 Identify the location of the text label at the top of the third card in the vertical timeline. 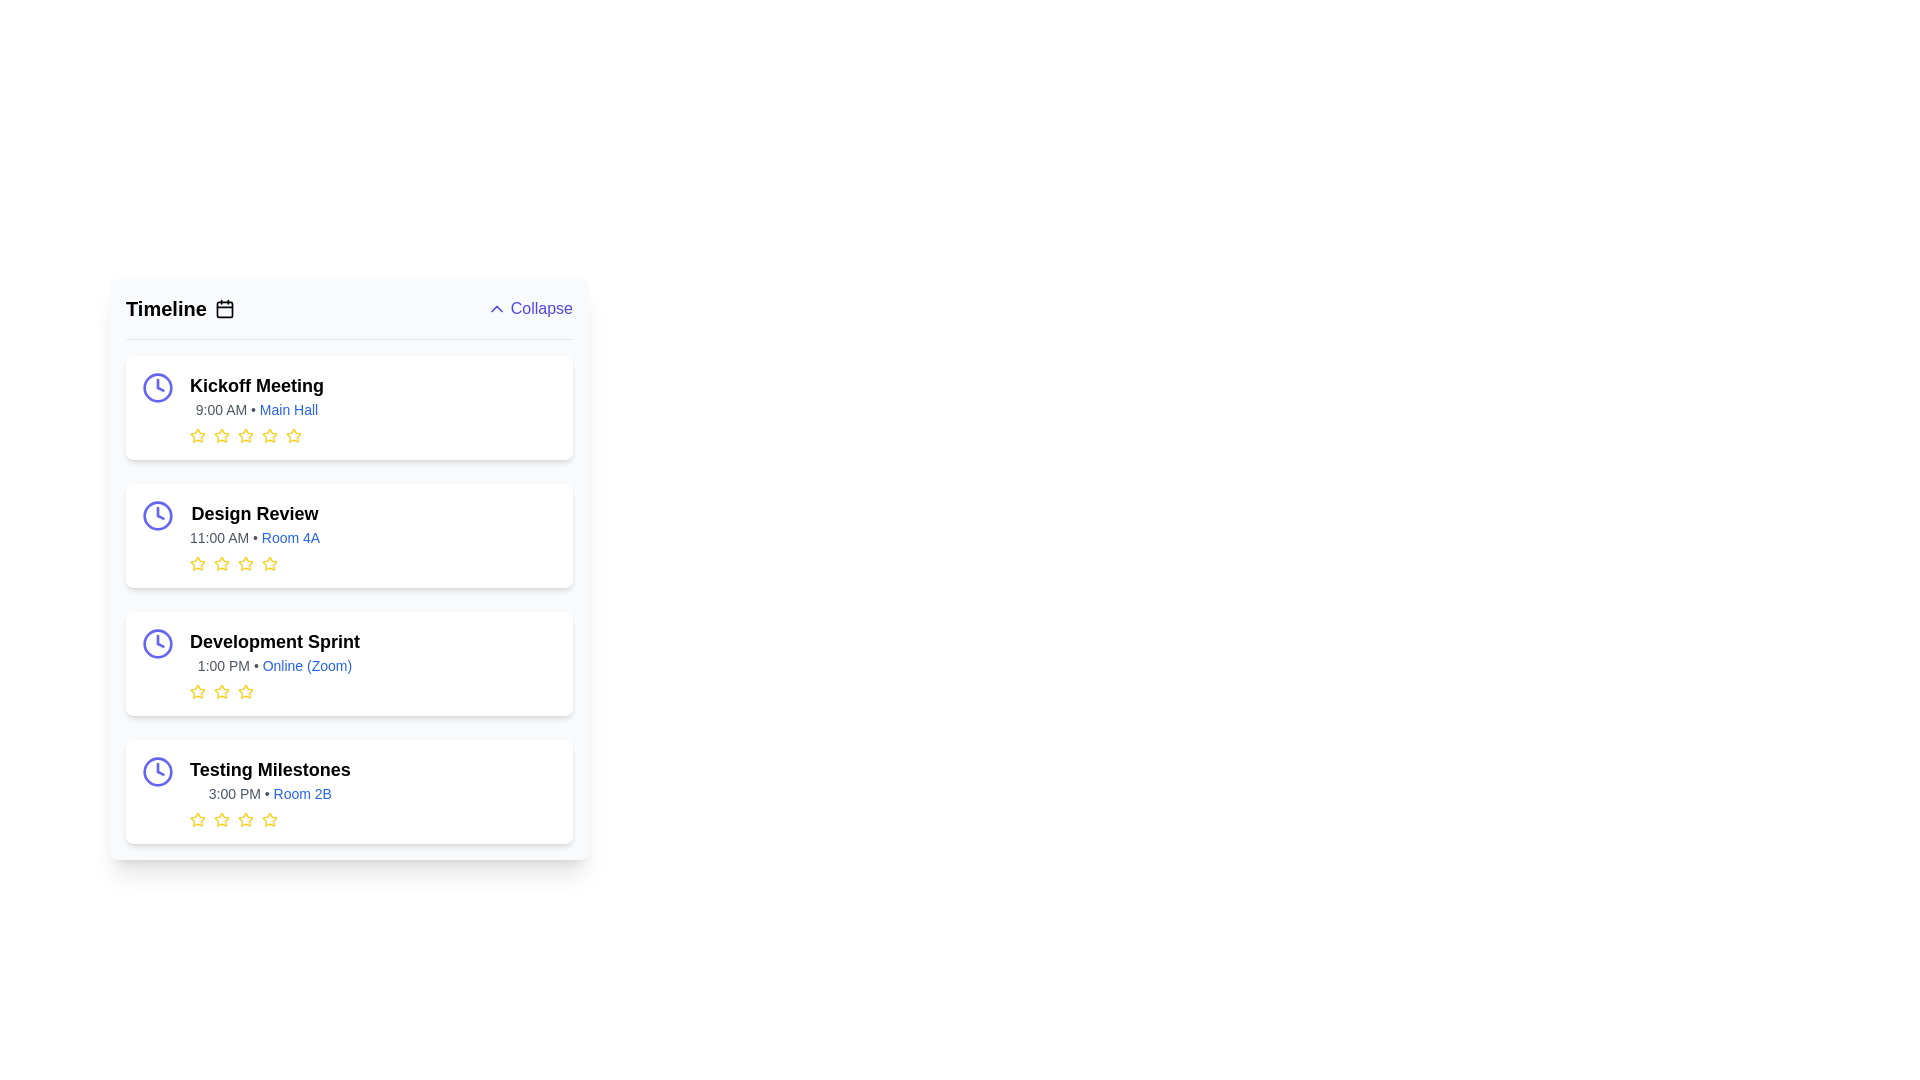
(273, 641).